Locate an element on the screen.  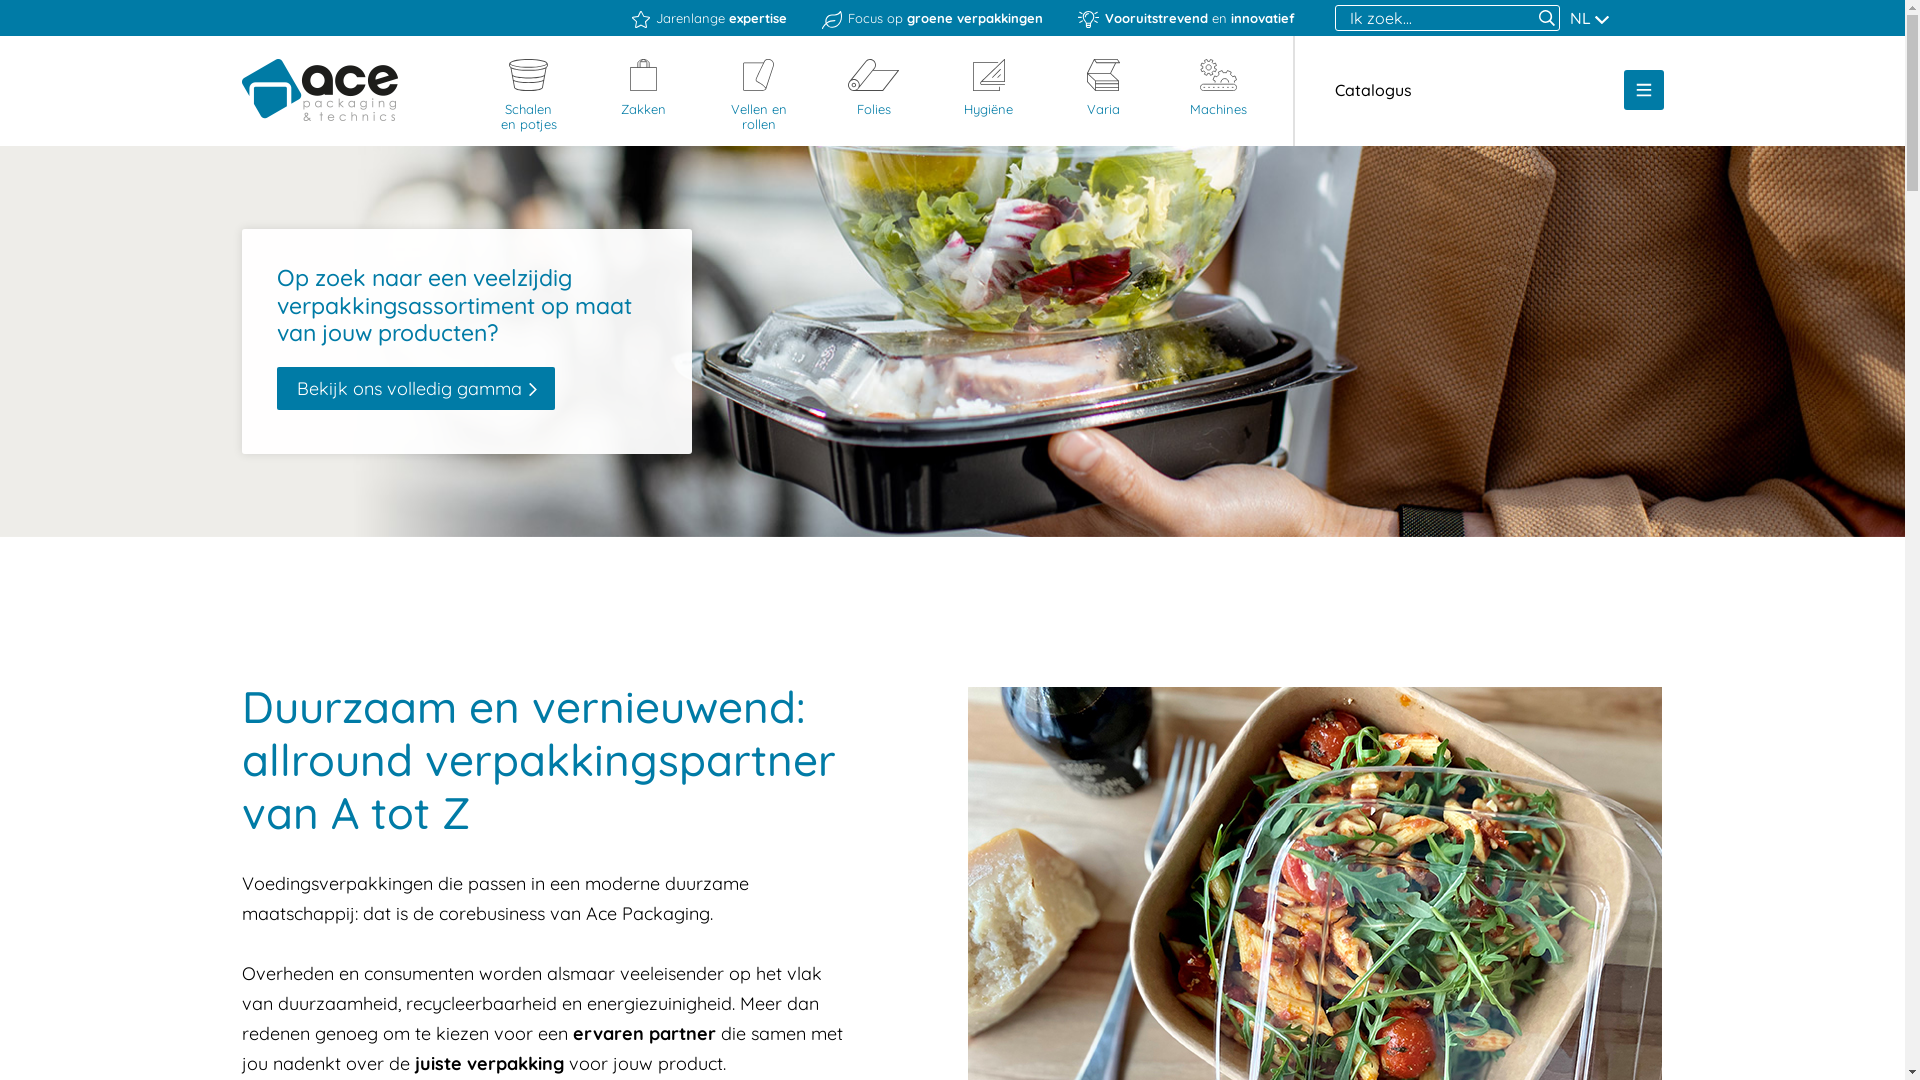
'Bekijk ons volledig gamma' is located at coordinates (413, 389).